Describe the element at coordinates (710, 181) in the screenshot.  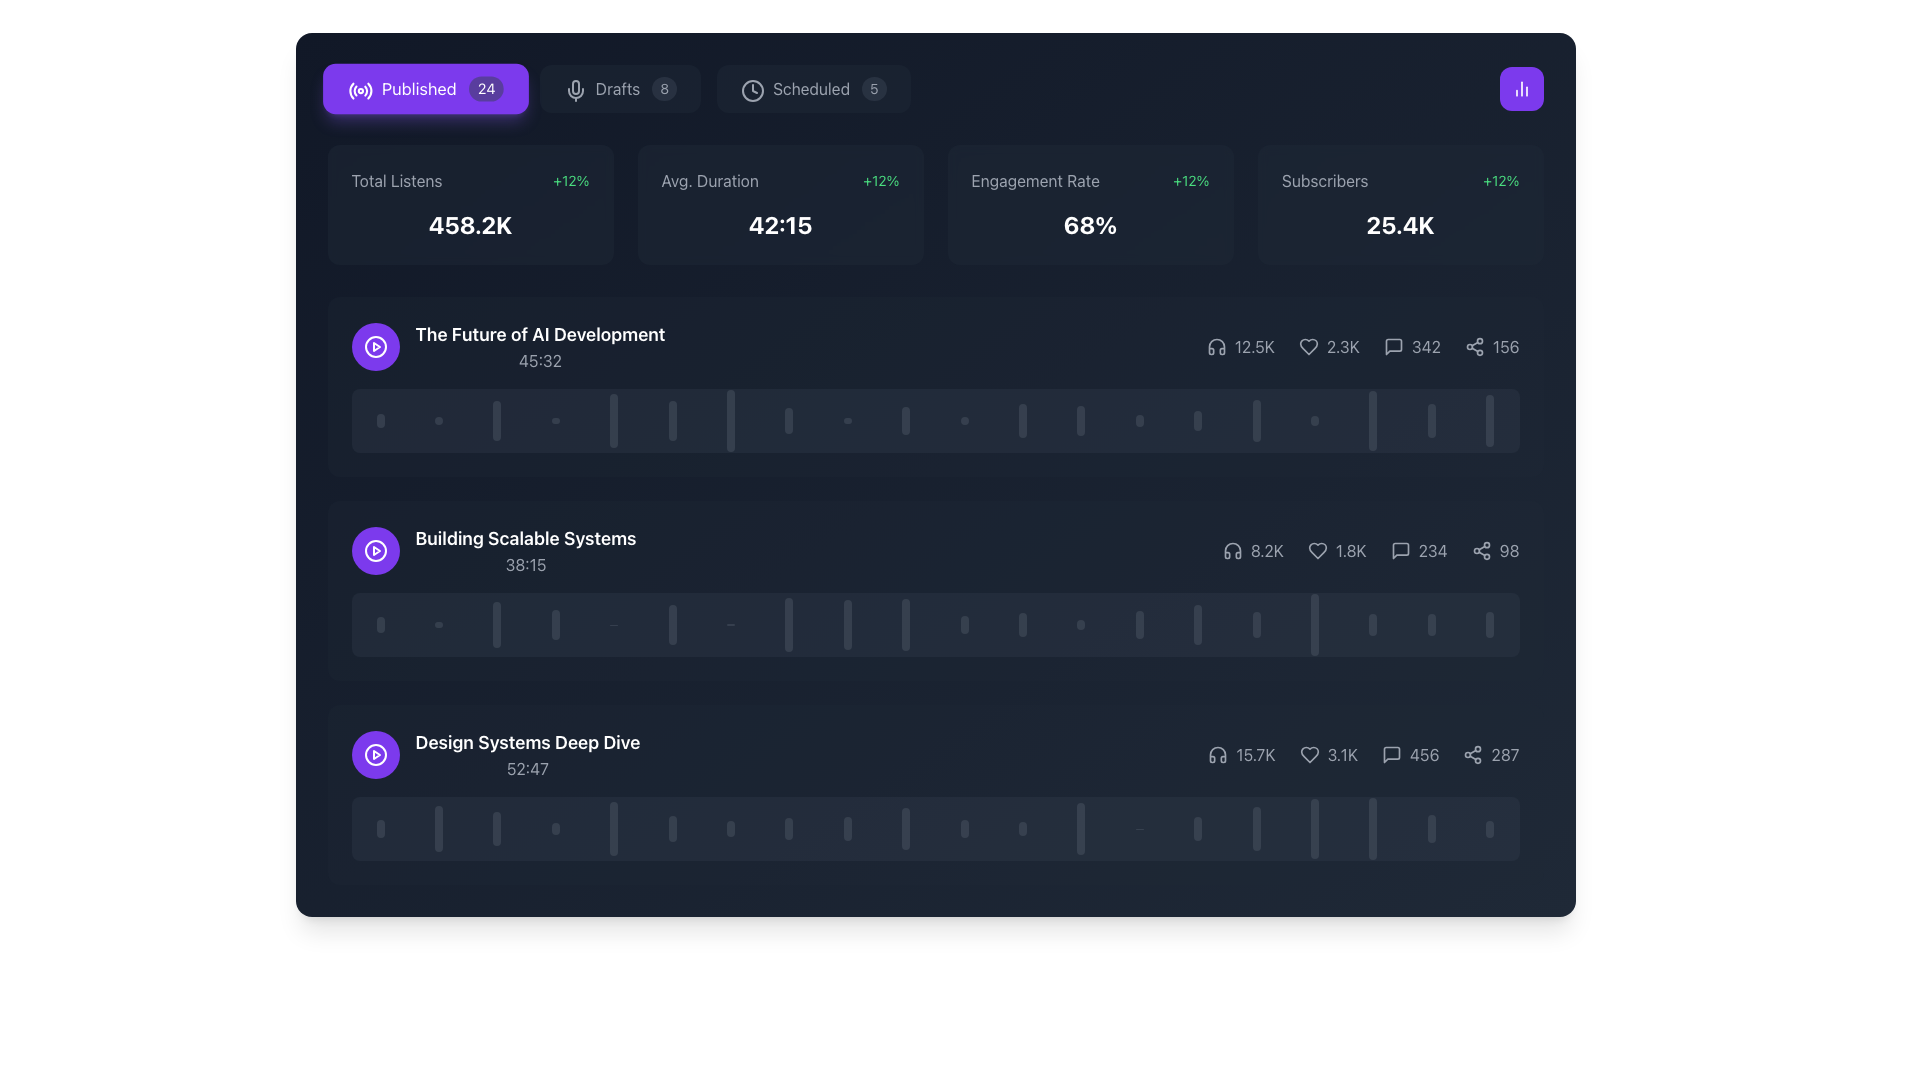
I see `the Text Label that describes the metric value '42:15'` at that location.